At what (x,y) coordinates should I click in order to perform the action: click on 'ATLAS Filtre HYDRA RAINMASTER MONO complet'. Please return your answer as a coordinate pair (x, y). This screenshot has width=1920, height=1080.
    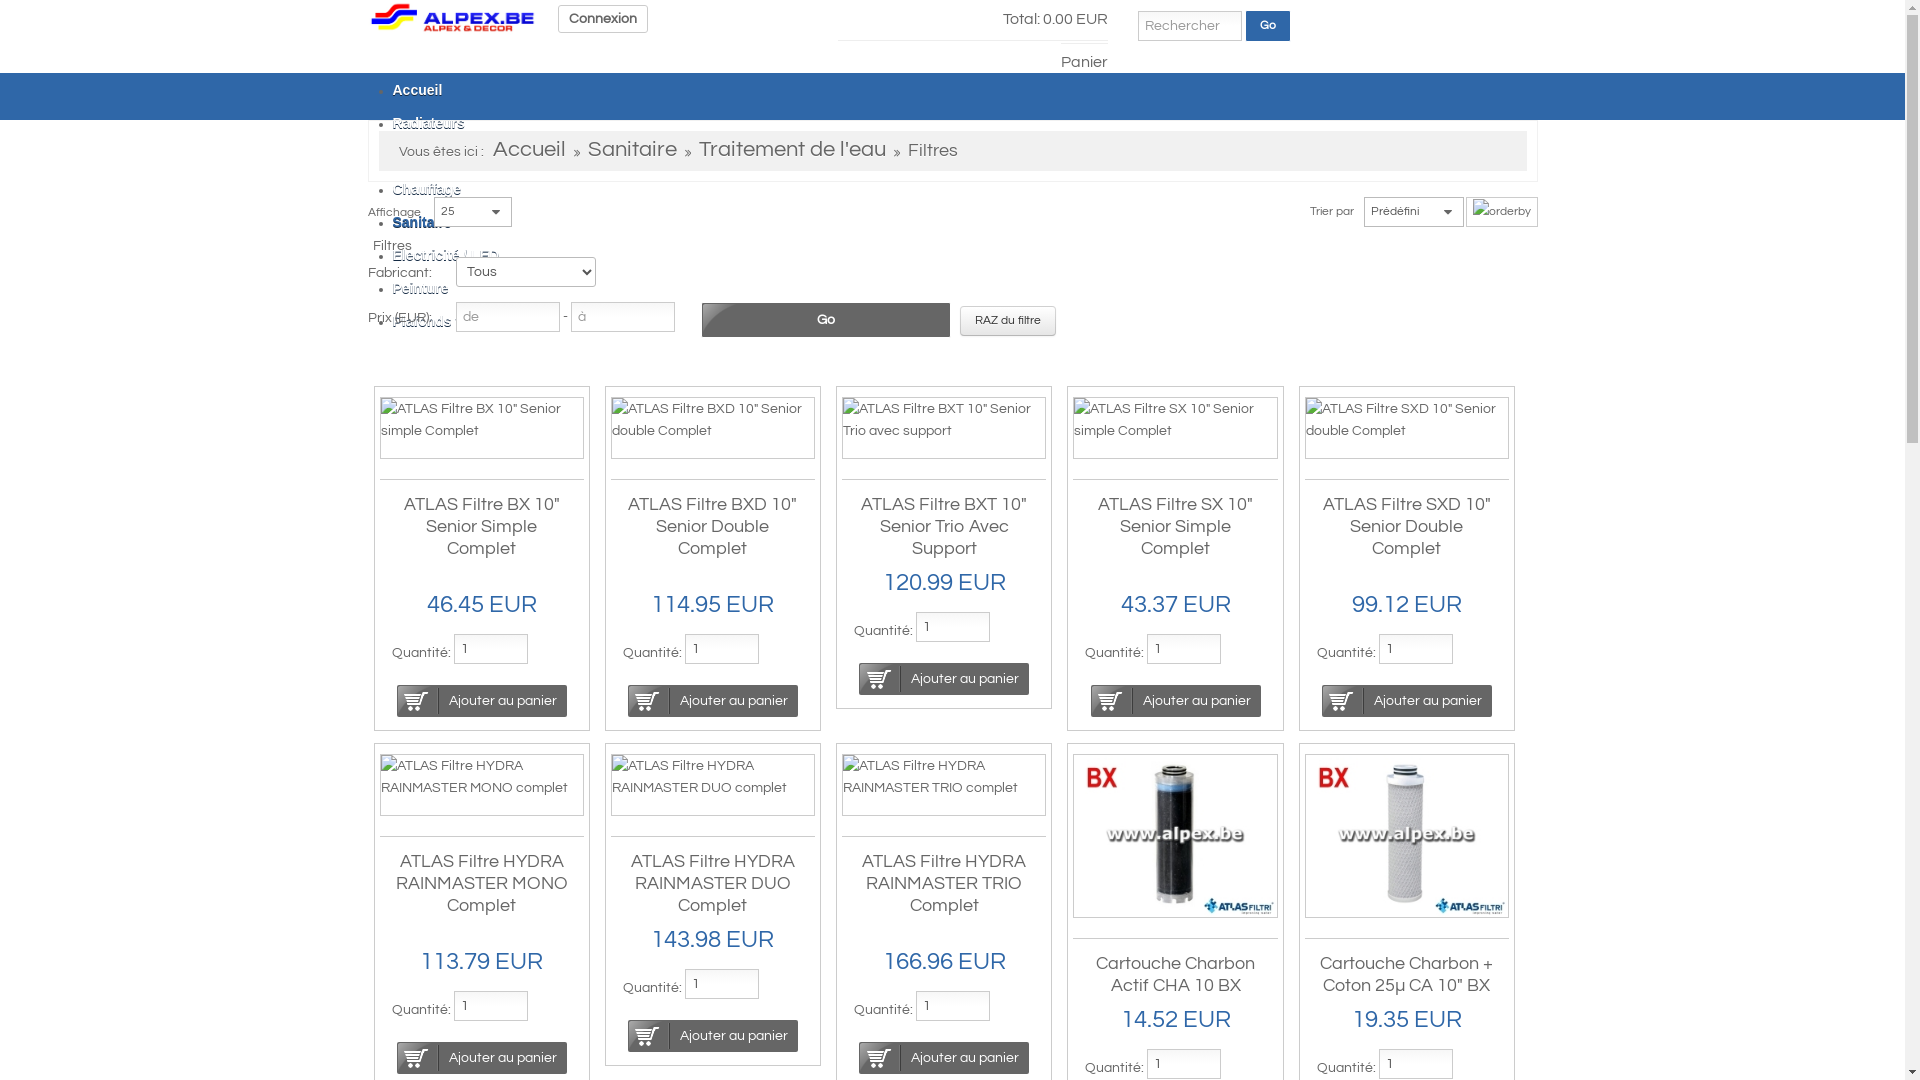
    Looking at the image, I should click on (480, 775).